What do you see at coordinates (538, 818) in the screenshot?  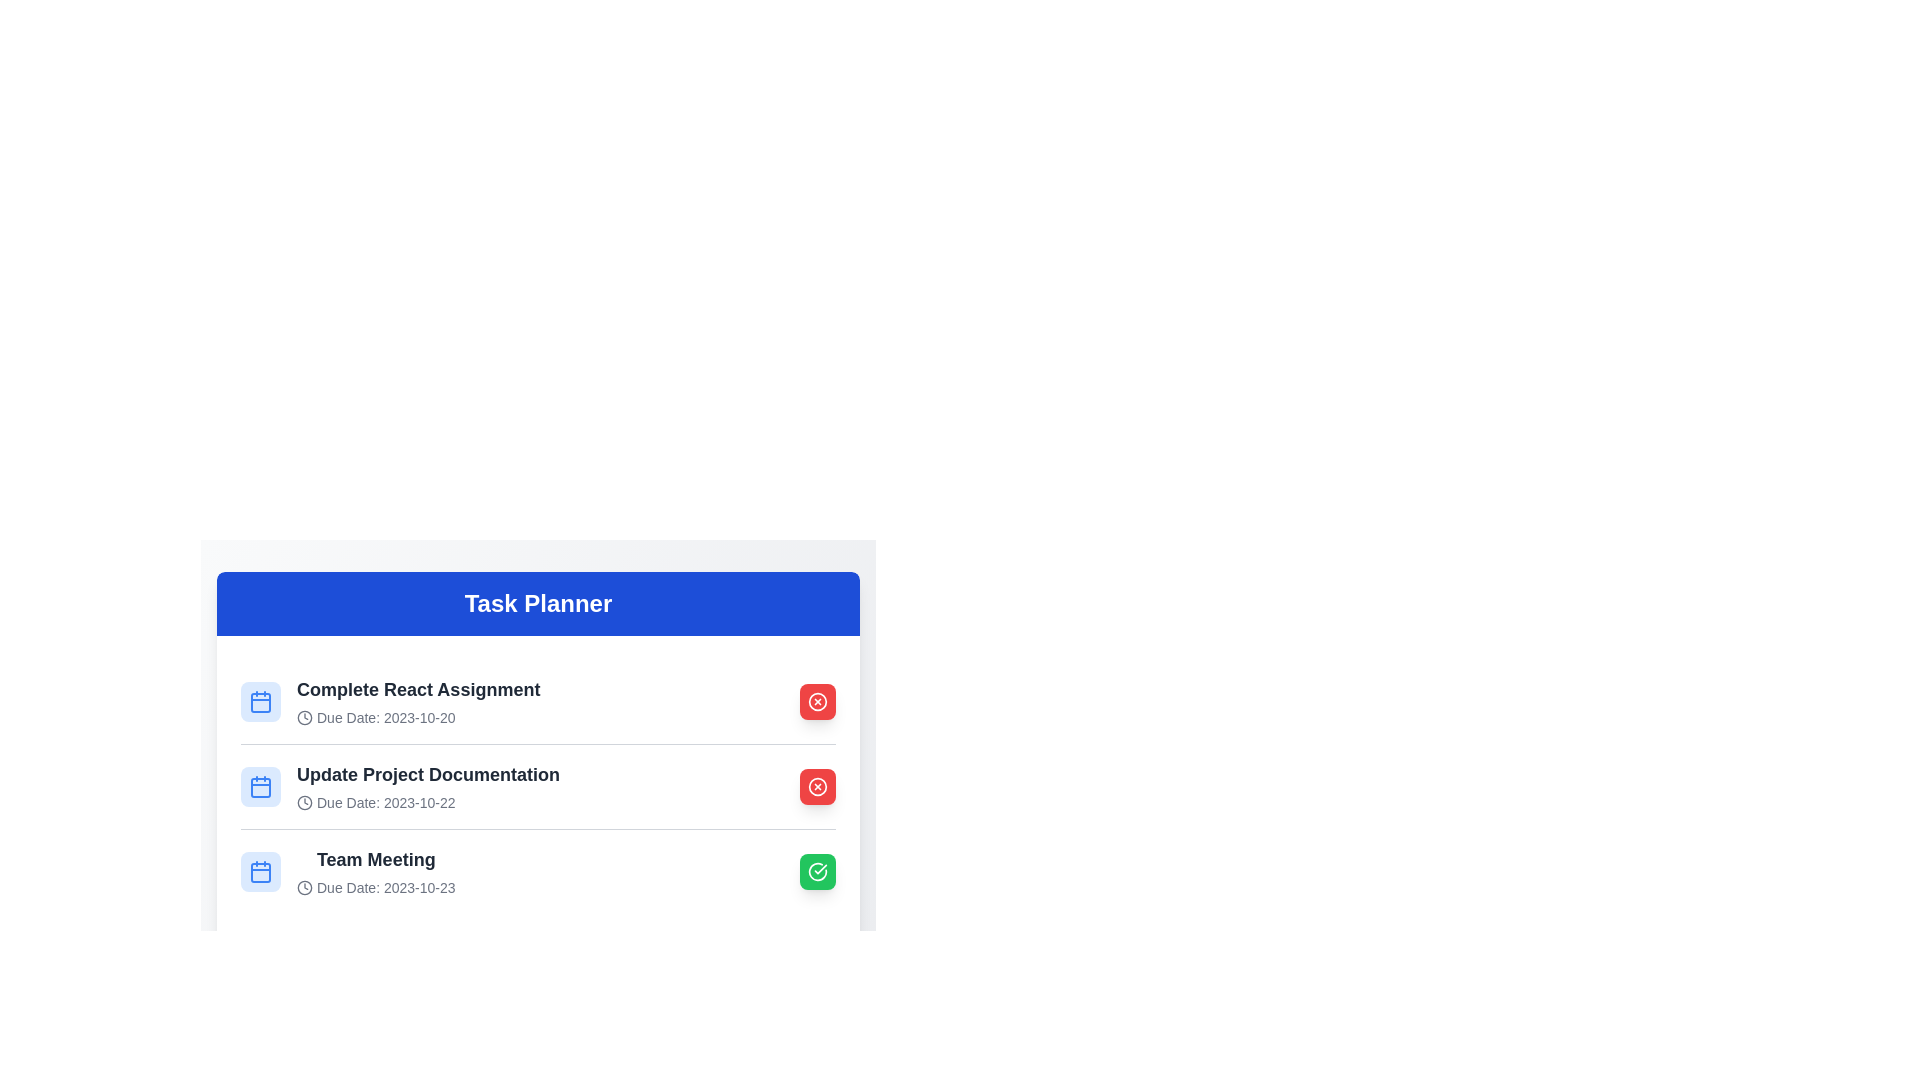 I see `the second task item labeled 'Update Project Documentation' in the task planner interface` at bounding box center [538, 818].